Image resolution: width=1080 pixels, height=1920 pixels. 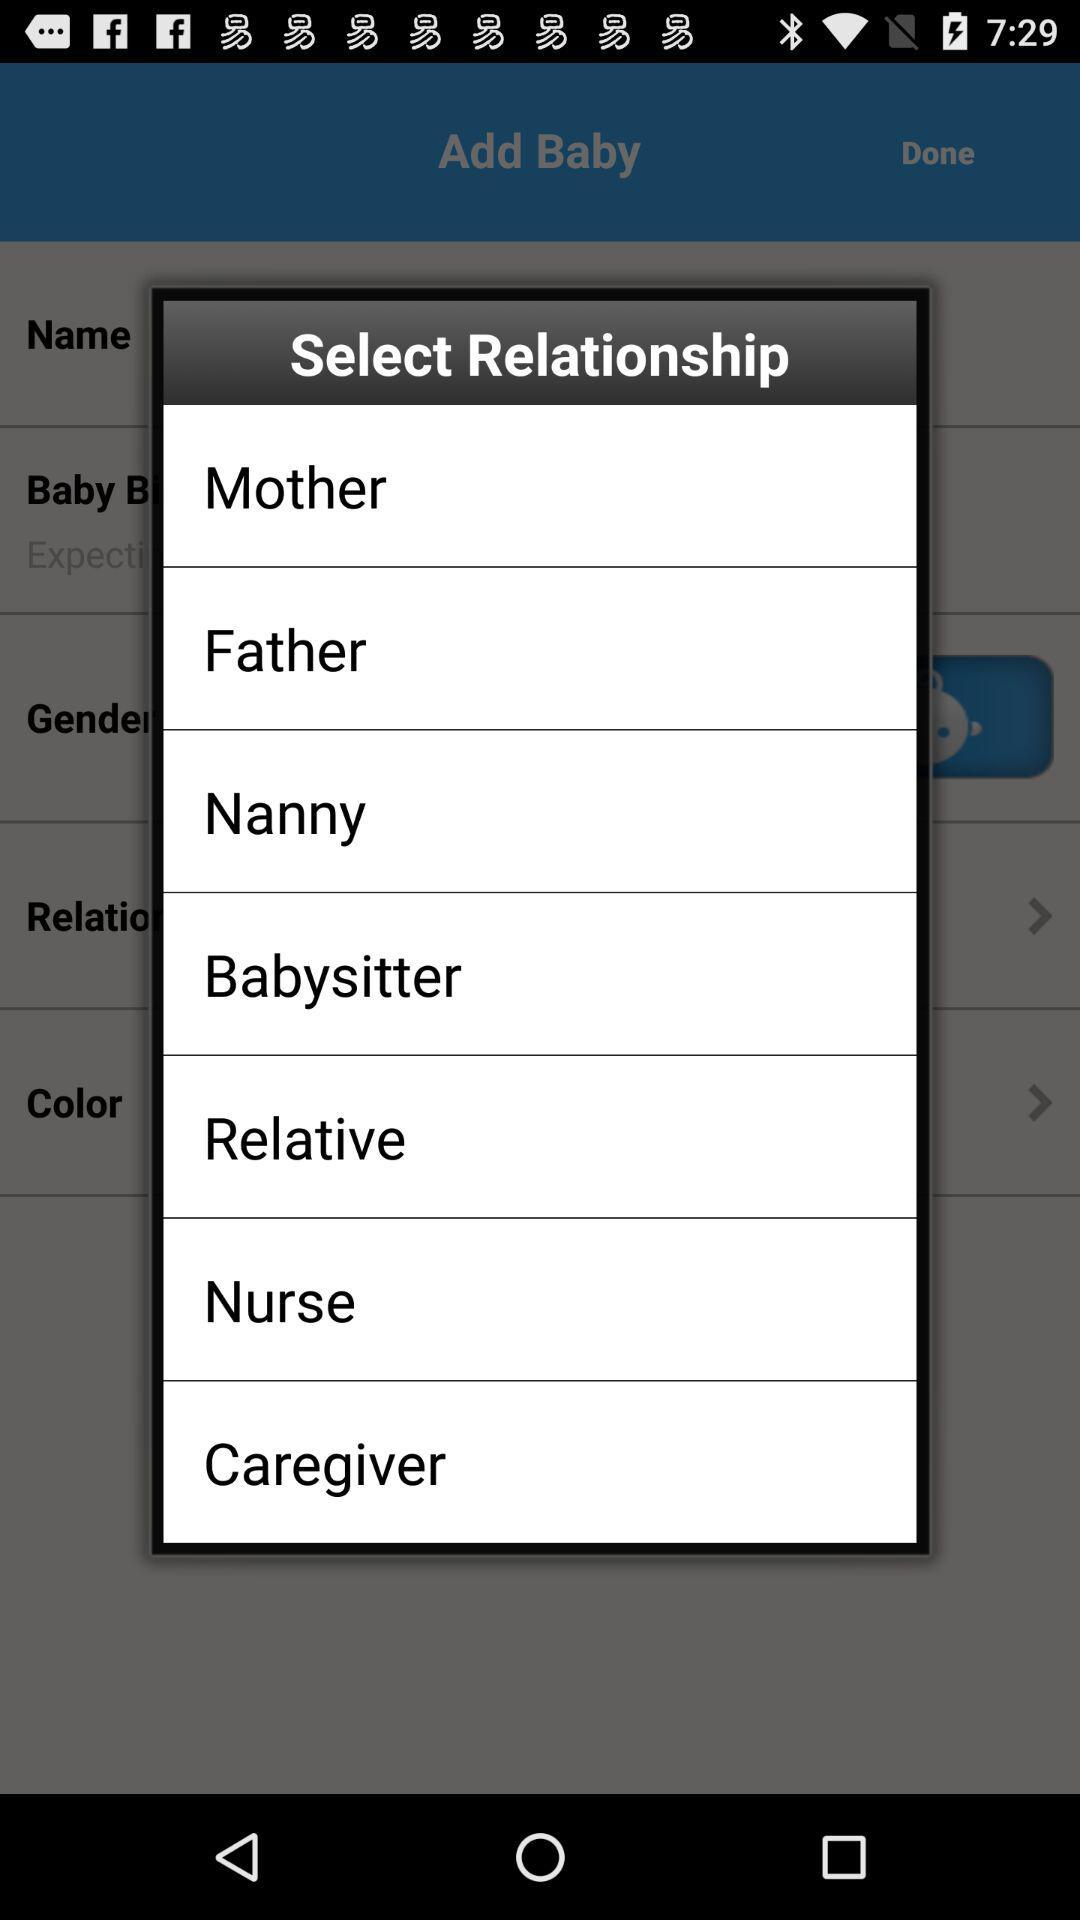 What do you see at coordinates (331, 973) in the screenshot?
I see `babysitter` at bounding box center [331, 973].